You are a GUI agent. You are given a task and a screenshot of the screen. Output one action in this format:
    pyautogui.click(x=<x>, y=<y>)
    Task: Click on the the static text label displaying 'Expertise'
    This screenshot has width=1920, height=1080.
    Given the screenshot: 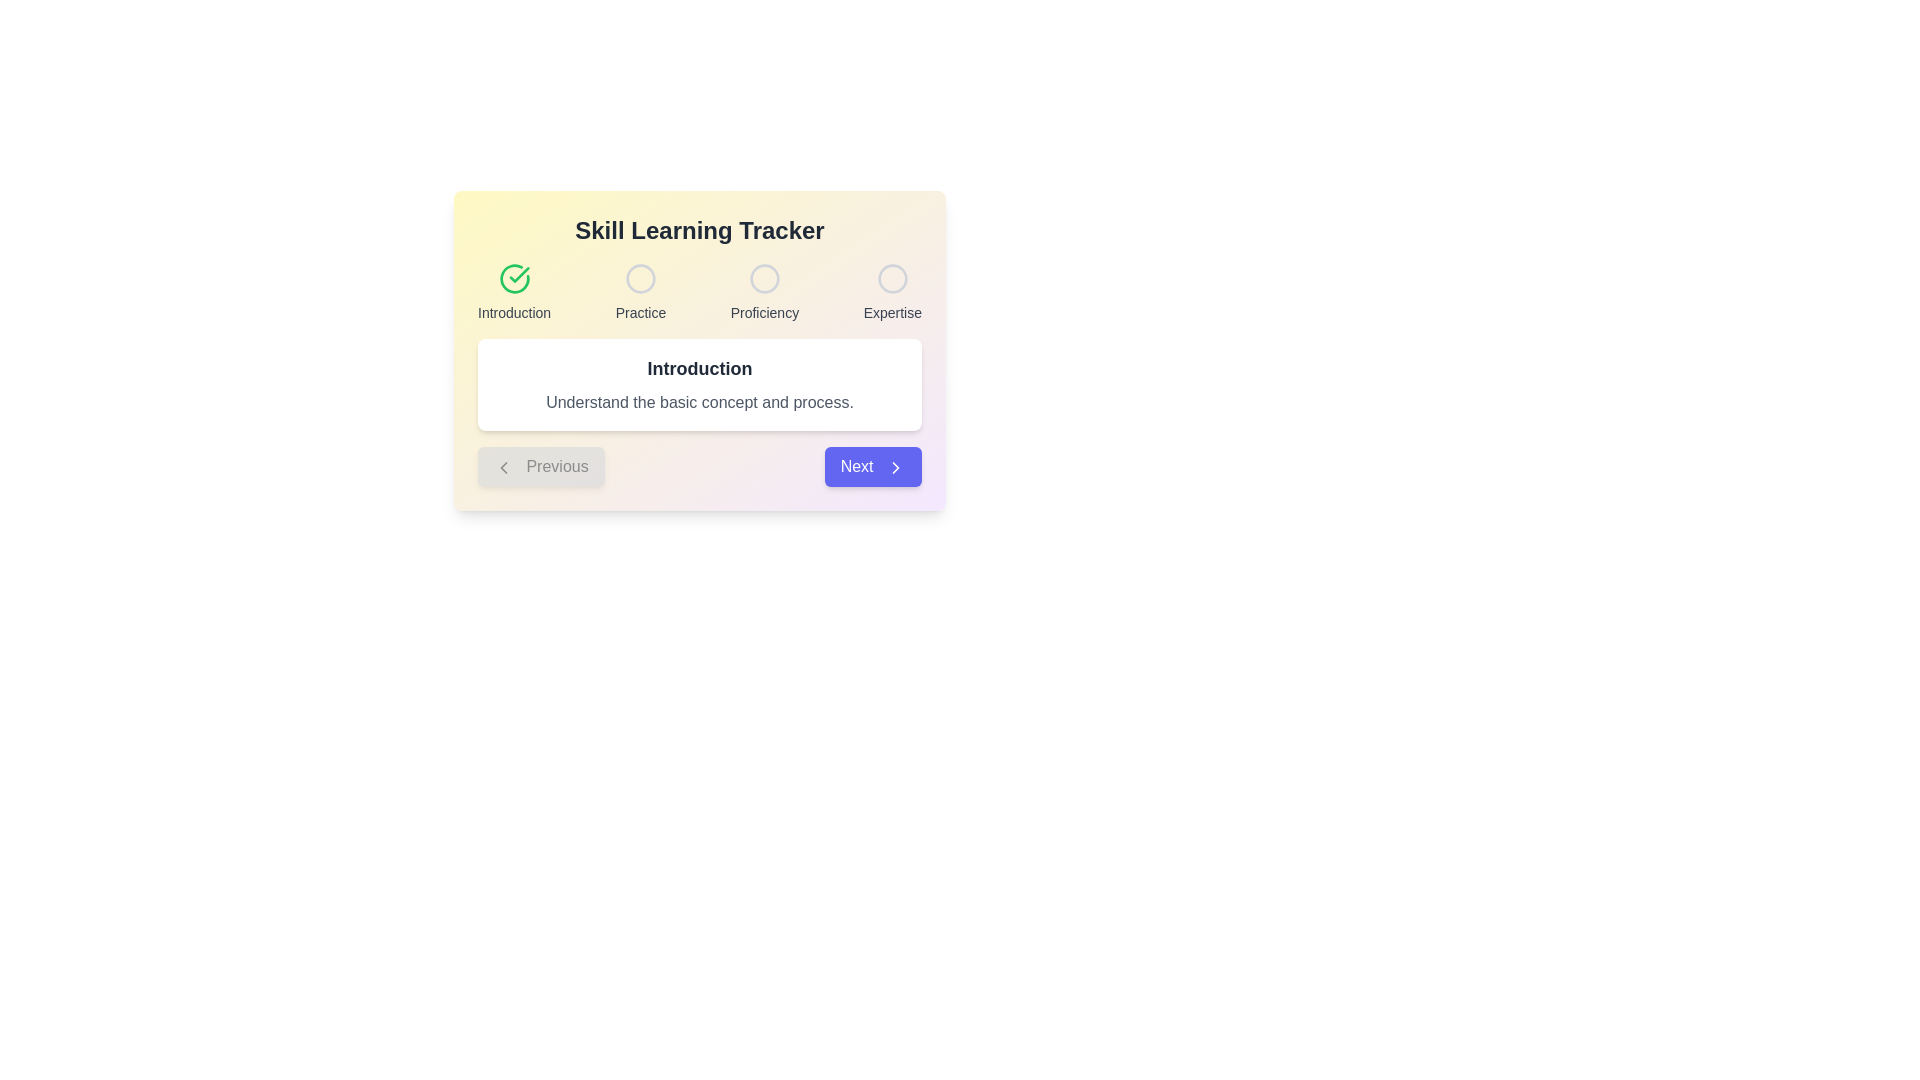 What is the action you would take?
    pyautogui.click(x=891, y=312)
    